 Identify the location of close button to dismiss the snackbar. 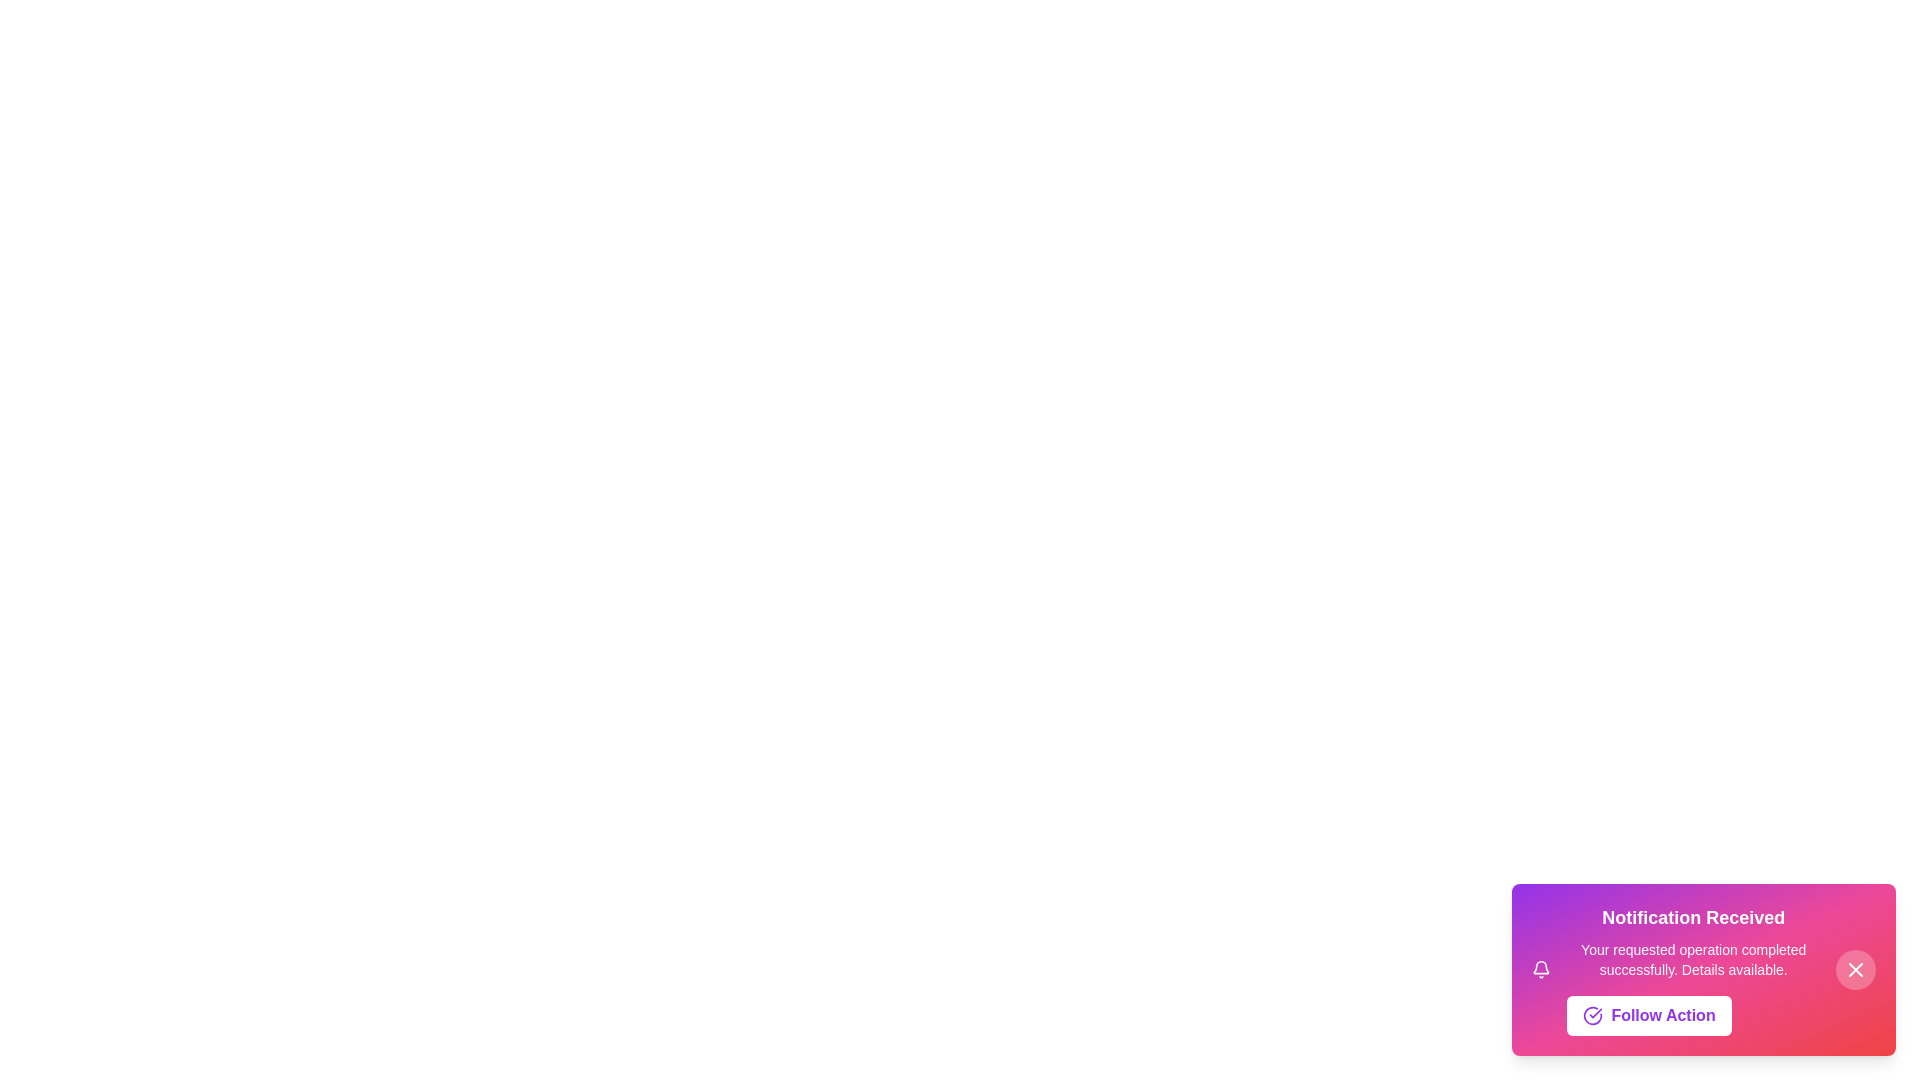
(1855, 968).